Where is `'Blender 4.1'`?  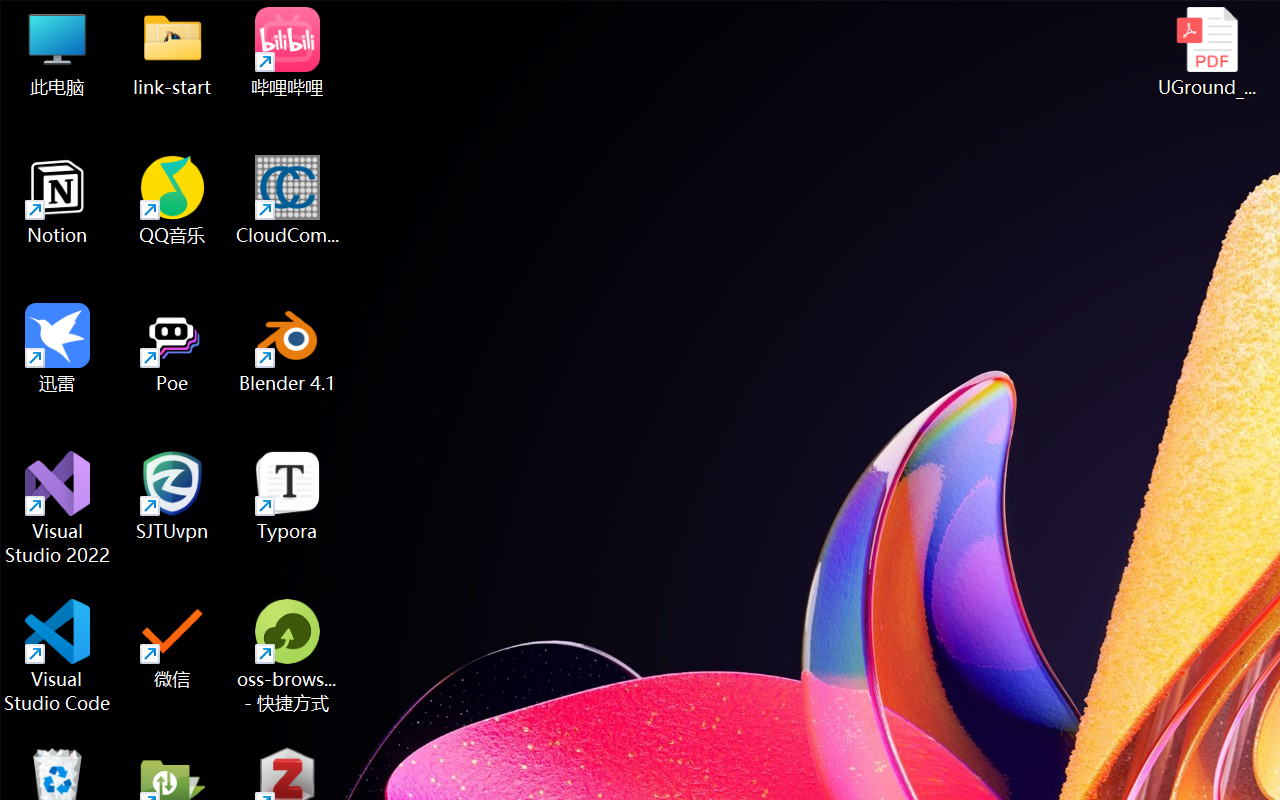 'Blender 4.1' is located at coordinates (287, 348).